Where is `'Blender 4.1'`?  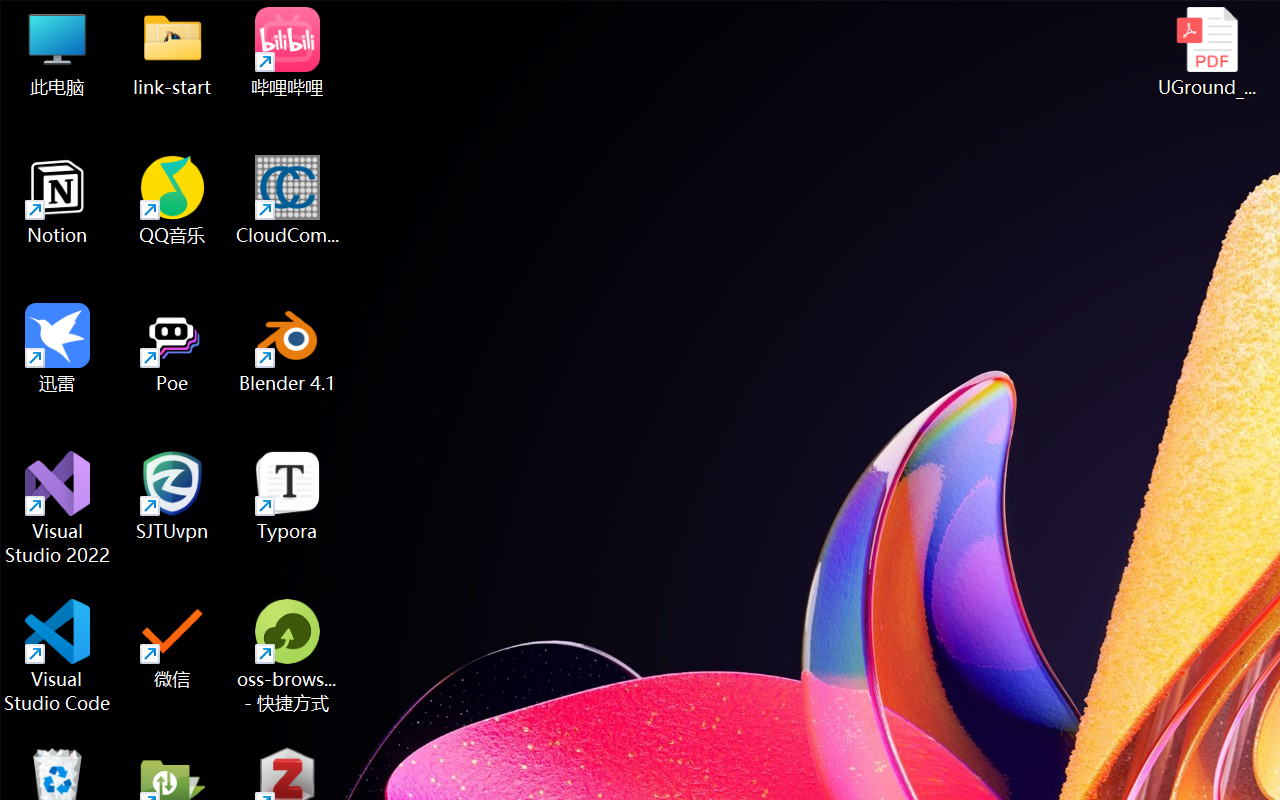 'Blender 4.1' is located at coordinates (287, 348).